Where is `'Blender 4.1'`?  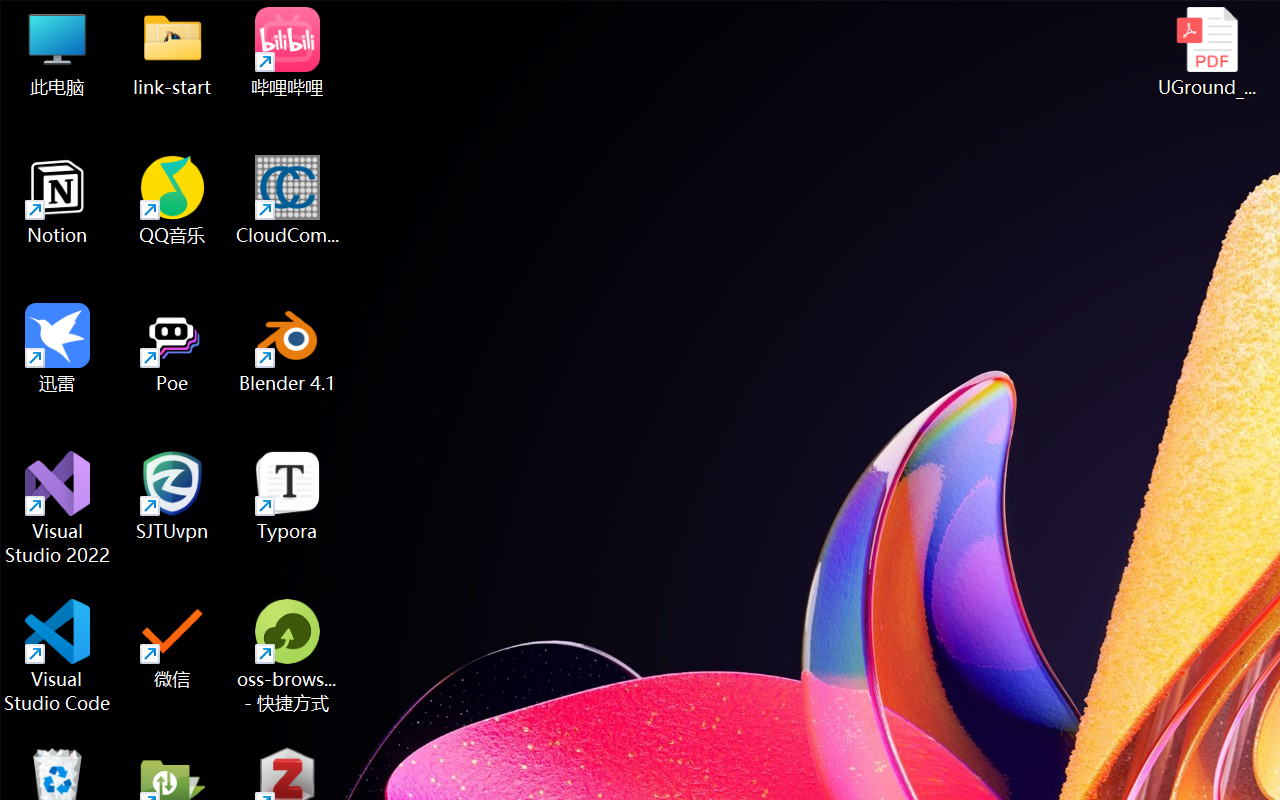 'Blender 4.1' is located at coordinates (287, 348).